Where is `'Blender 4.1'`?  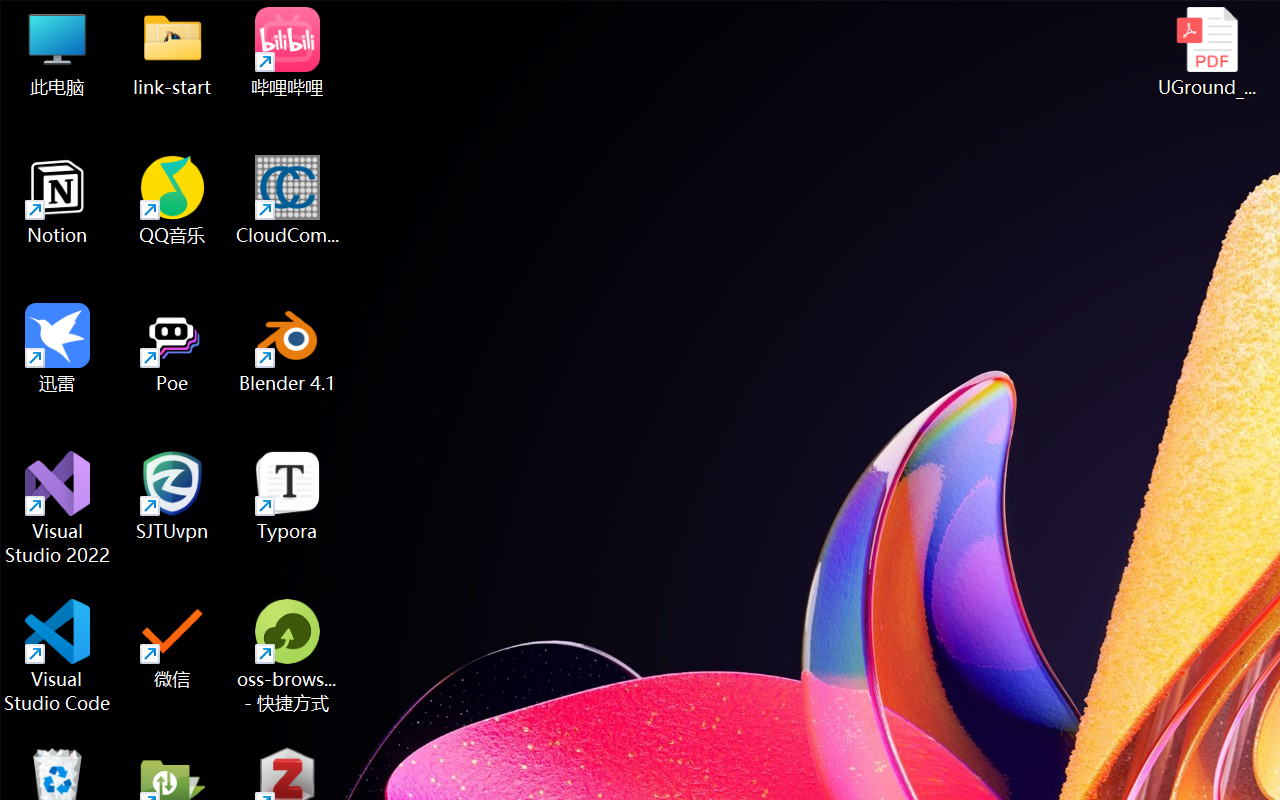 'Blender 4.1' is located at coordinates (287, 348).